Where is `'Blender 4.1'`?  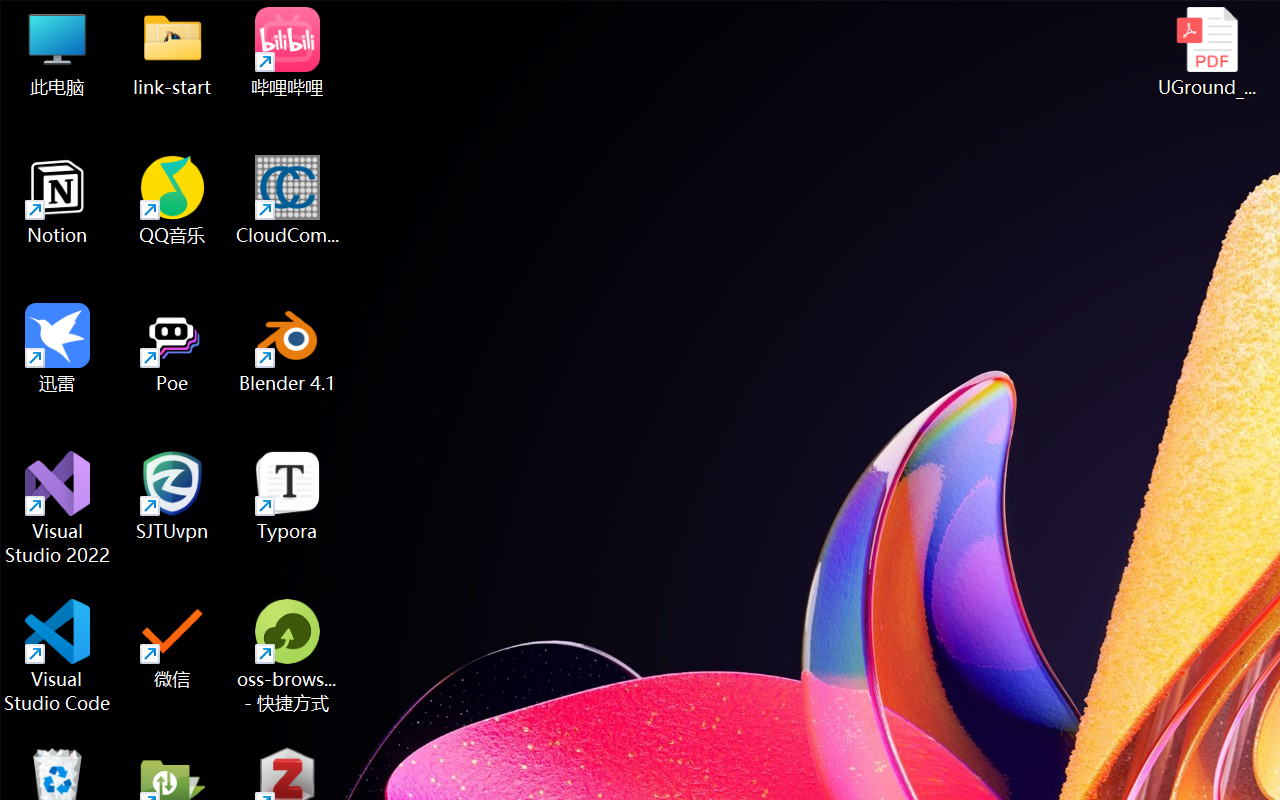 'Blender 4.1' is located at coordinates (287, 348).